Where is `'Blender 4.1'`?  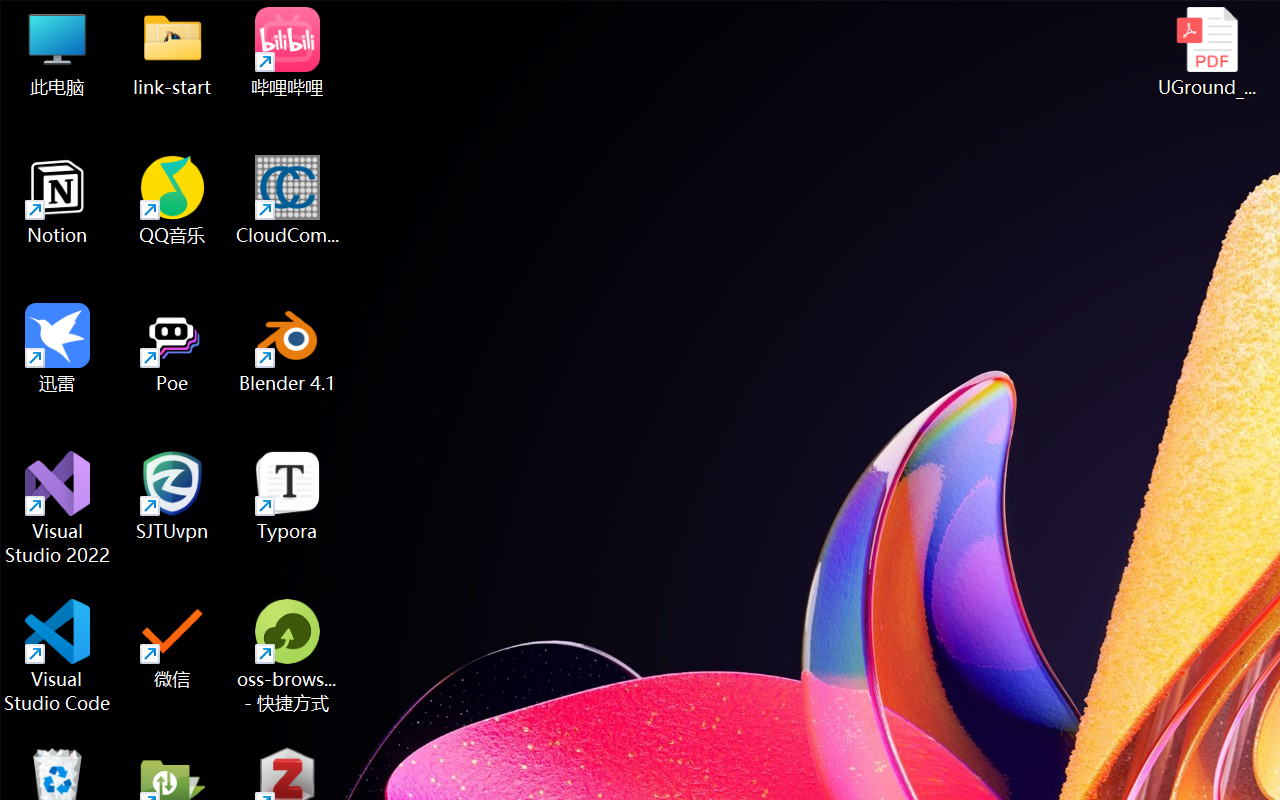 'Blender 4.1' is located at coordinates (287, 348).